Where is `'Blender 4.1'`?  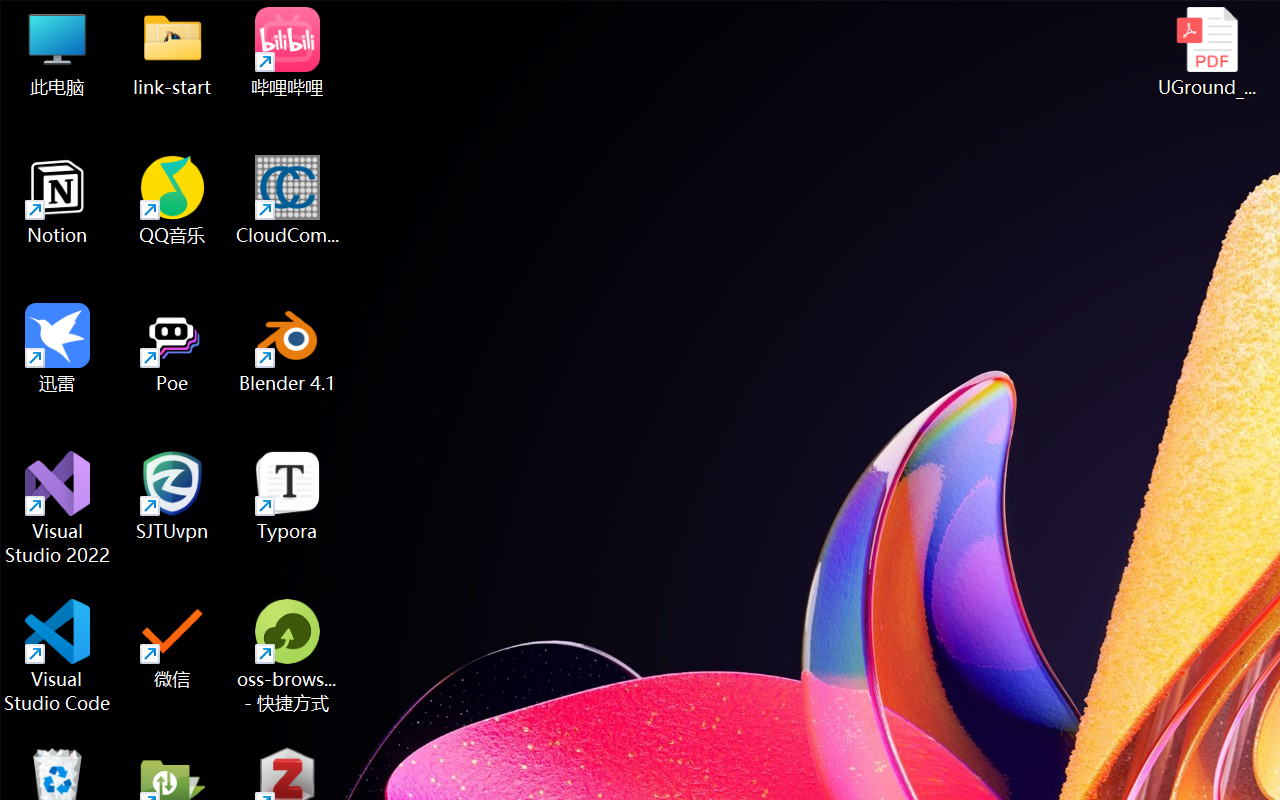 'Blender 4.1' is located at coordinates (287, 348).